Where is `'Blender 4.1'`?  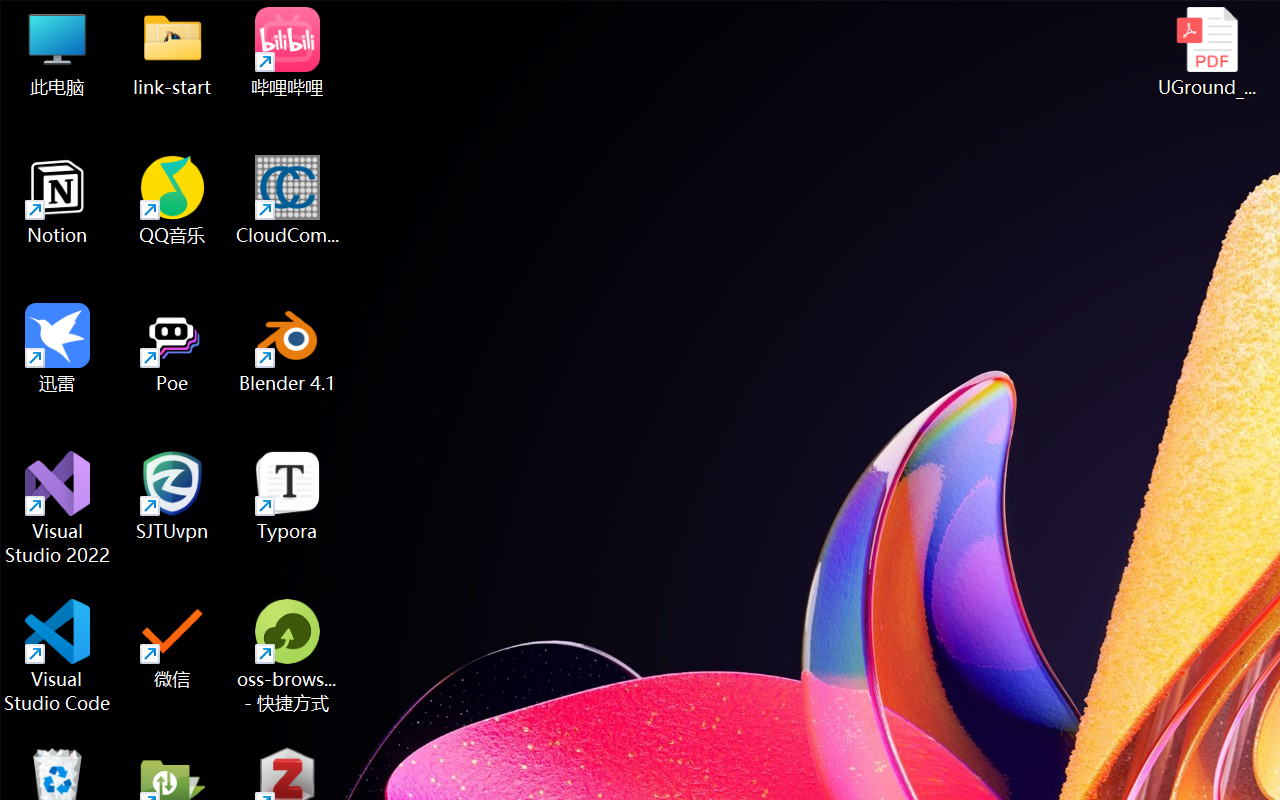 'Blender 4.1' is located at coordinates (287, 348).